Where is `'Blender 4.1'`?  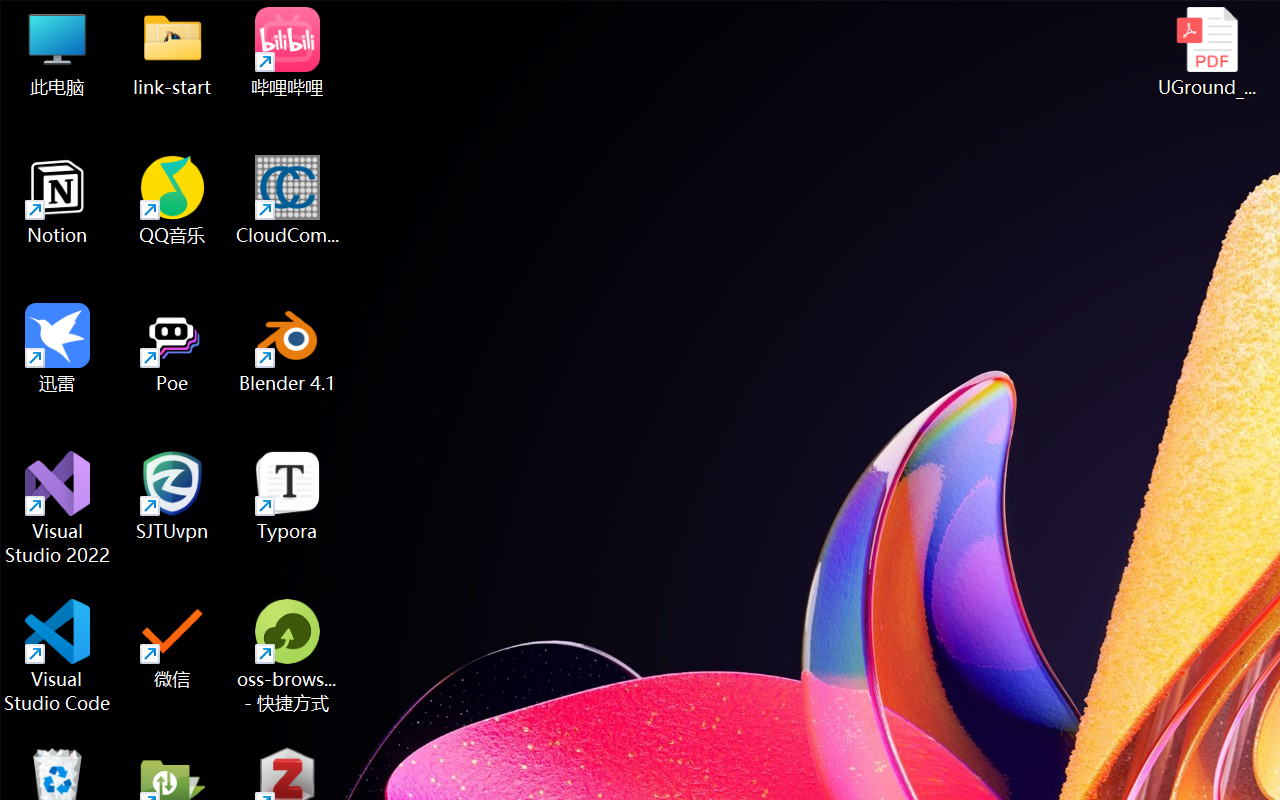 'Blender 4.1' is located at coordinates (287, 348).